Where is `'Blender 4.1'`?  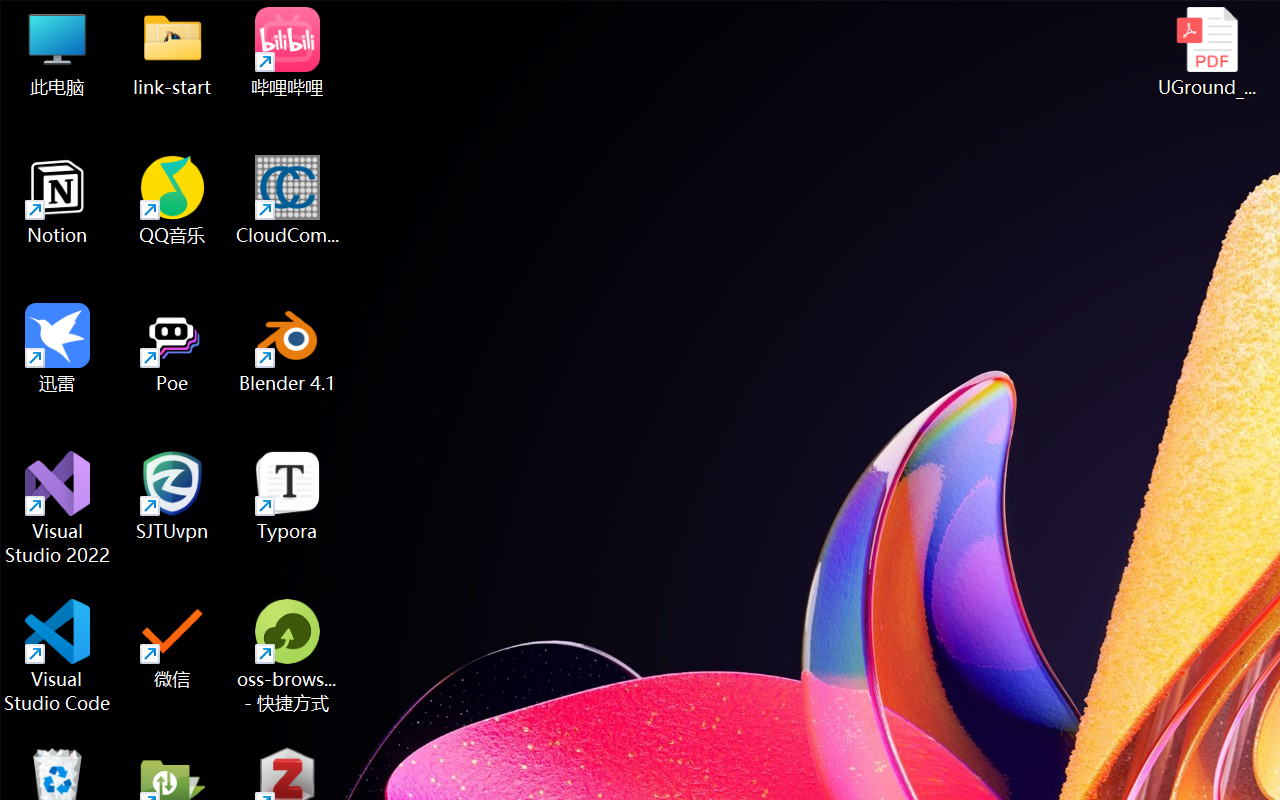 'Blender 4.1' is located at coordinates (287, 348).